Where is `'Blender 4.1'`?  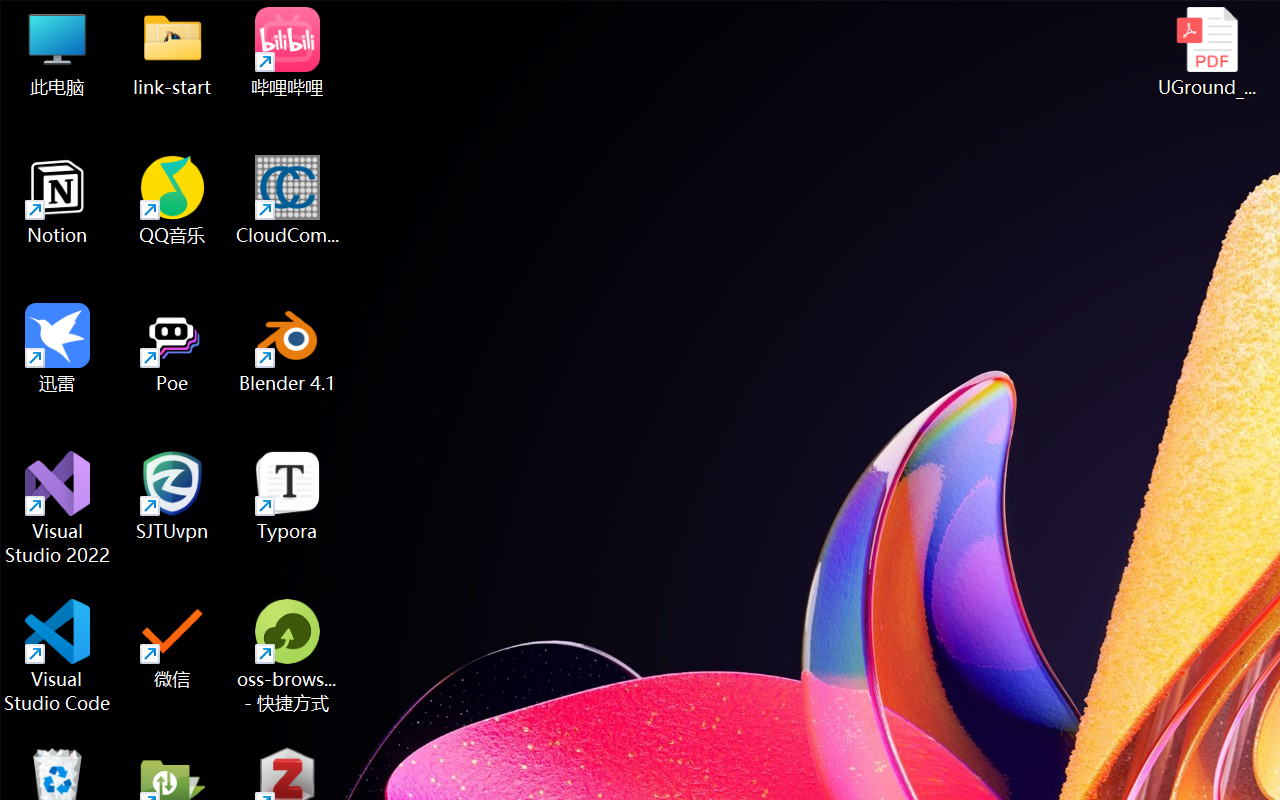 'Blender 4.1' is located at coordinates (287, 348).